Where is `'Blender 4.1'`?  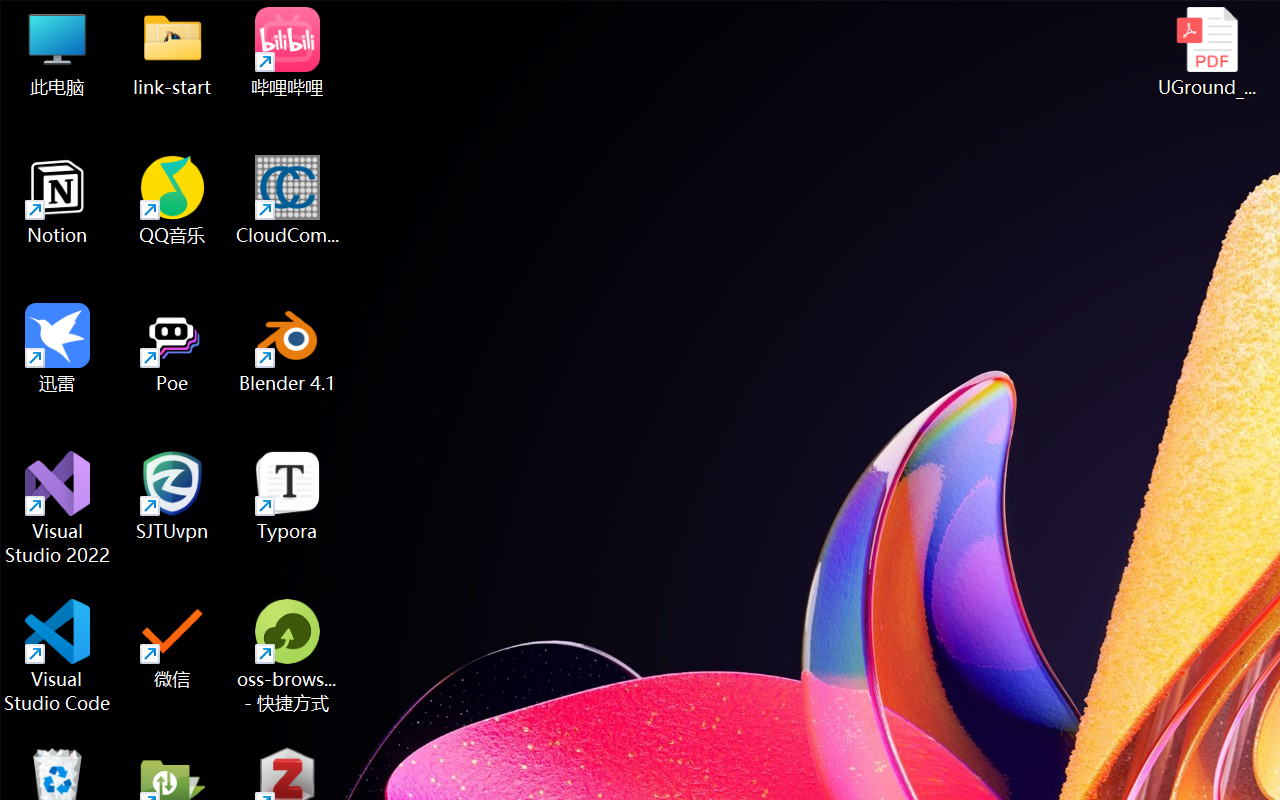 'Blender 4.1' is located at coordinates (287, 348).